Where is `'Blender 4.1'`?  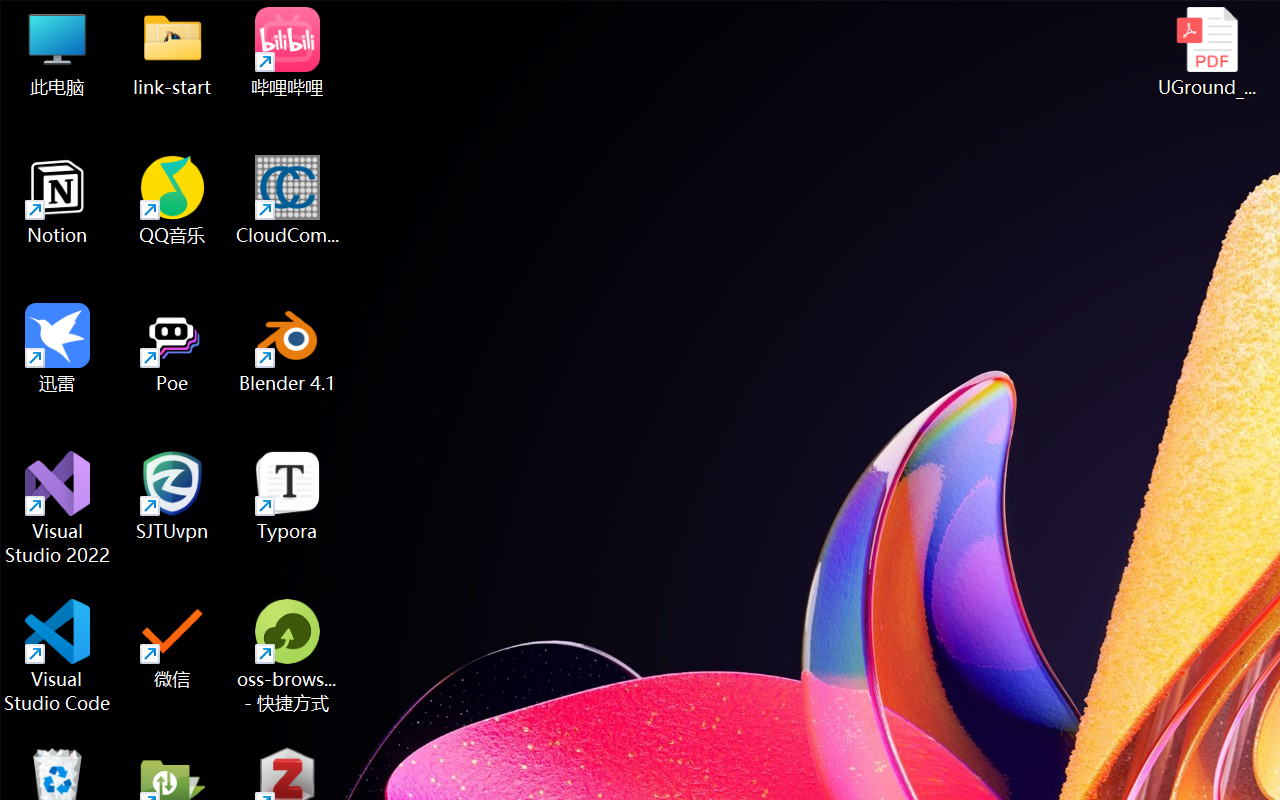 'Blender 4.1' is located at coordinates (287, 348).